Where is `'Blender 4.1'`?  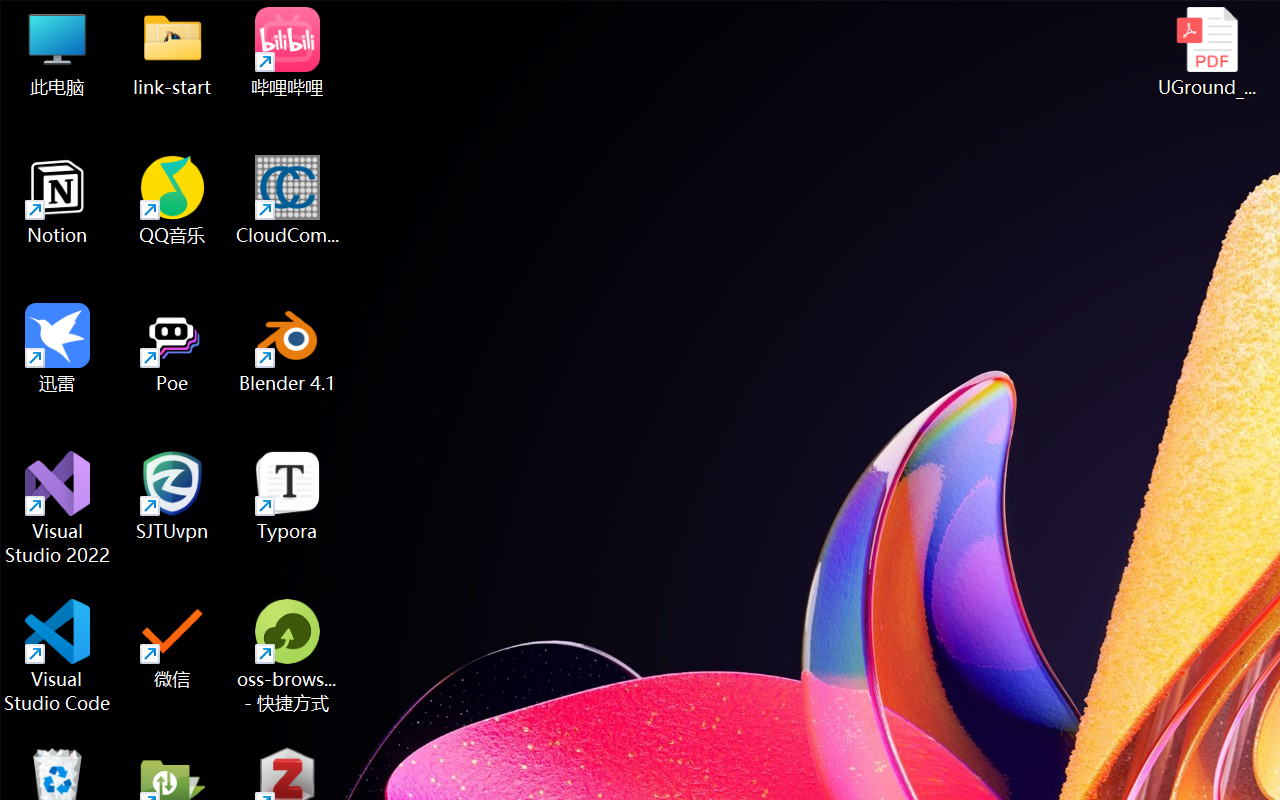 'Blender 4.1' is located at coordinates (287, 348).